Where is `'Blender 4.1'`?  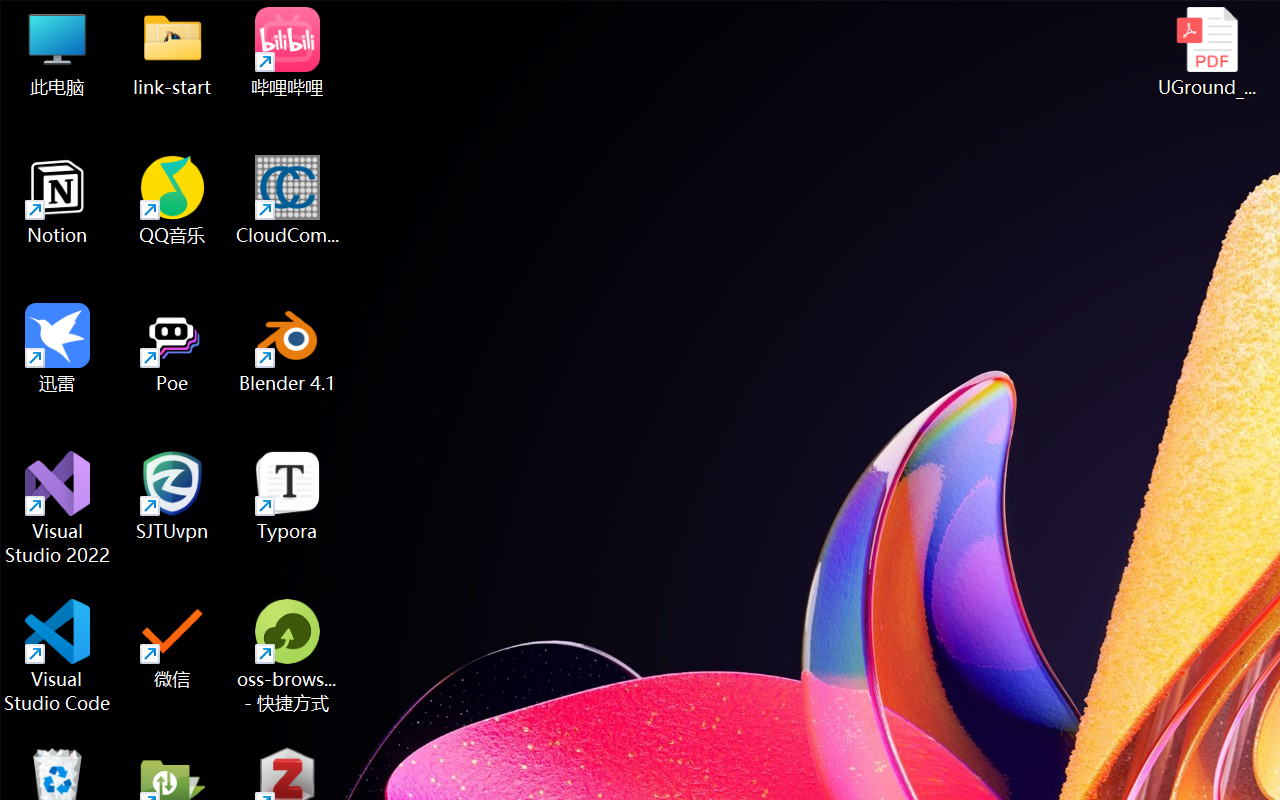 'Blender 4.1' is located at coordinates (287, 348).